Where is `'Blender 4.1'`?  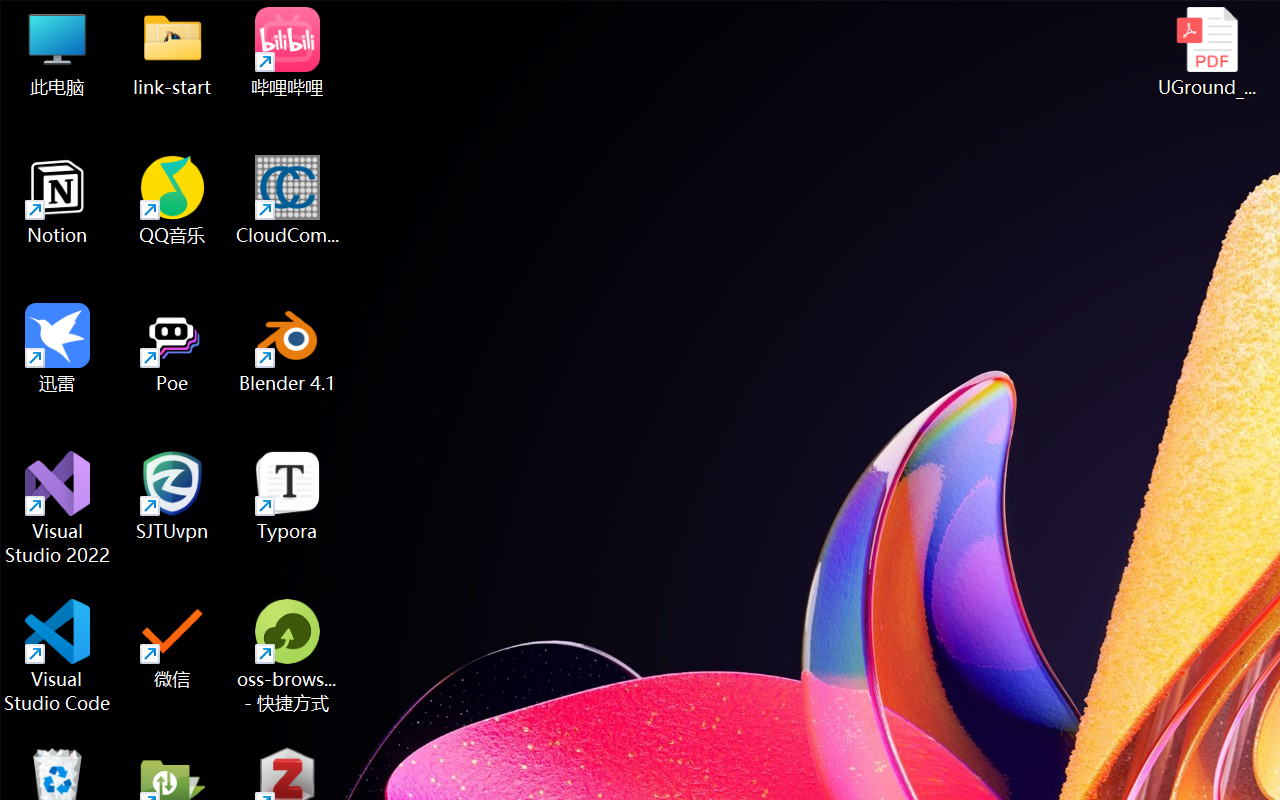 'Blender 4.1' is located at coordinates (287, 348).